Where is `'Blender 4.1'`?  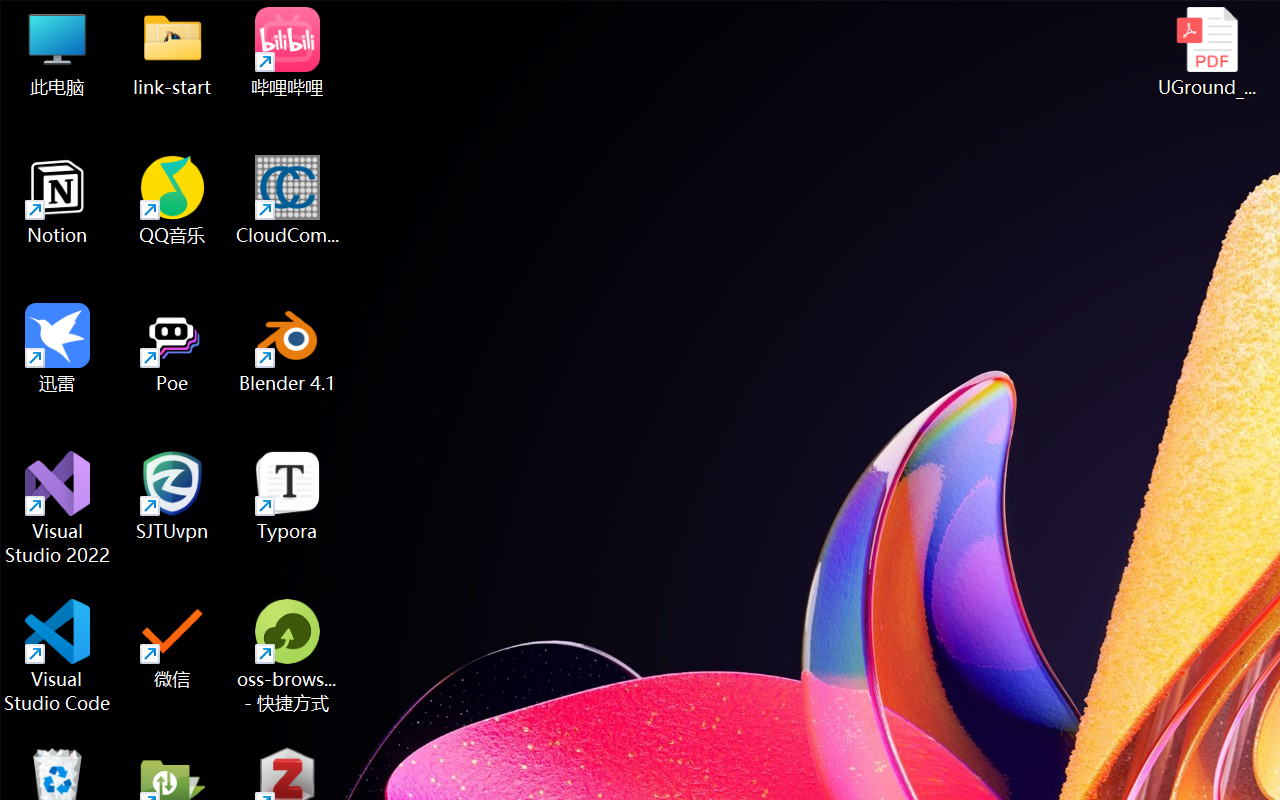 'Blender 4.1' is located at coordinates (287, 348).